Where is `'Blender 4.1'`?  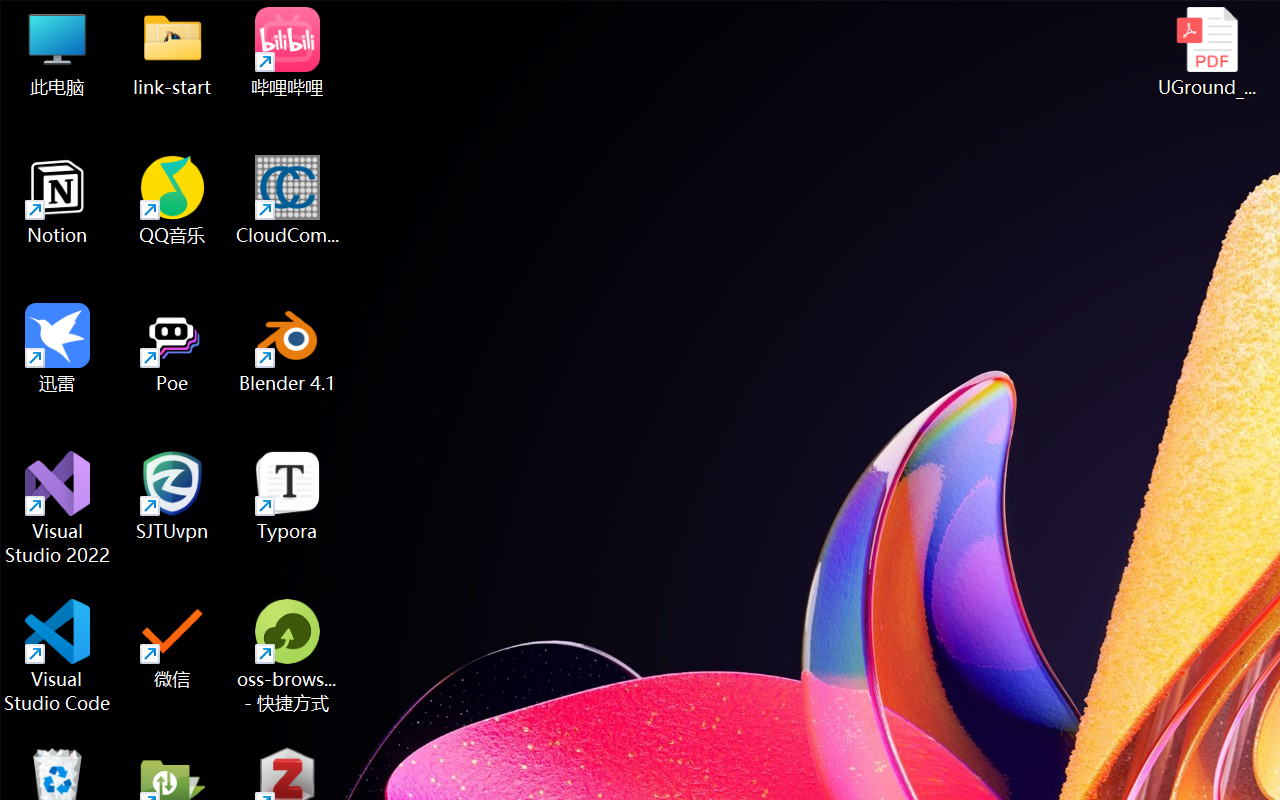 'Blender 4.1' is located at coordinates (287, 348).